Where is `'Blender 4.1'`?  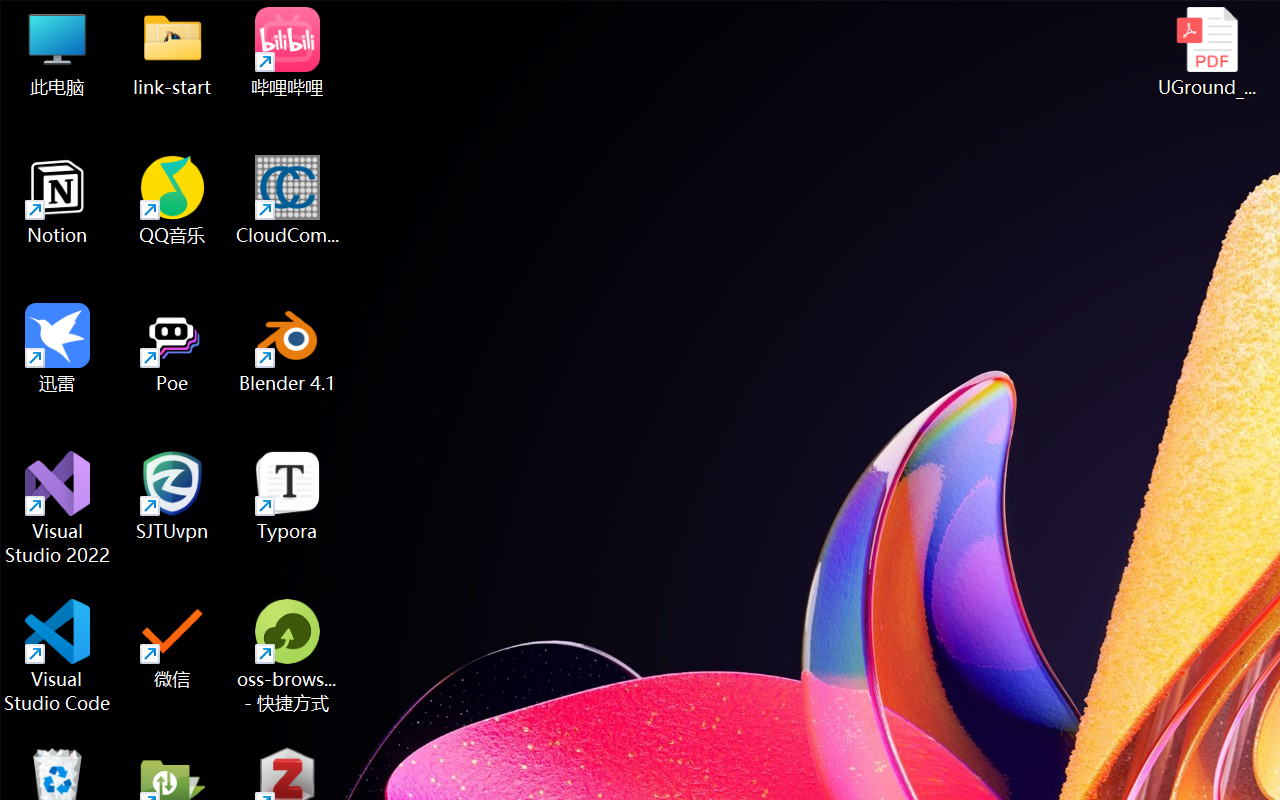 'Blender 4.1' is located at coordinates (287, 348).